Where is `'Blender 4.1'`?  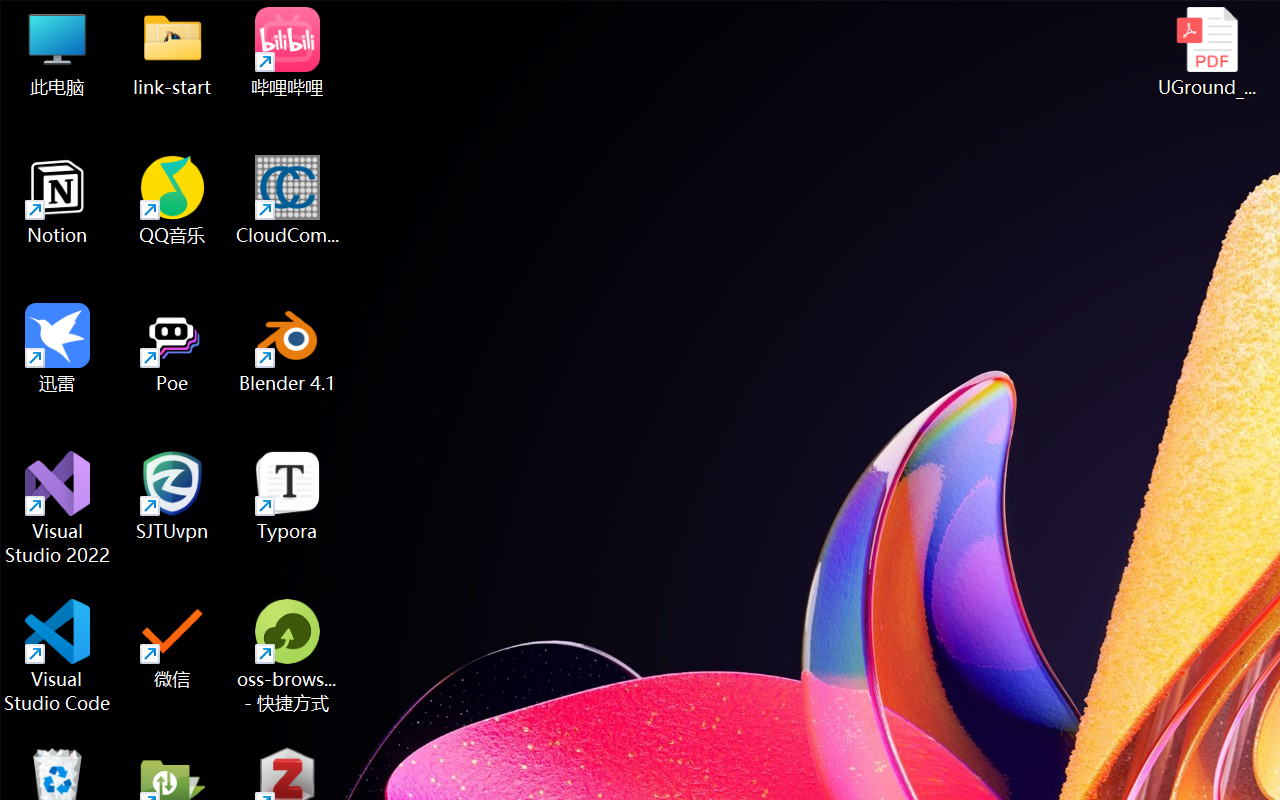 'Blender 4.1' is located at coordinates (287, 348).